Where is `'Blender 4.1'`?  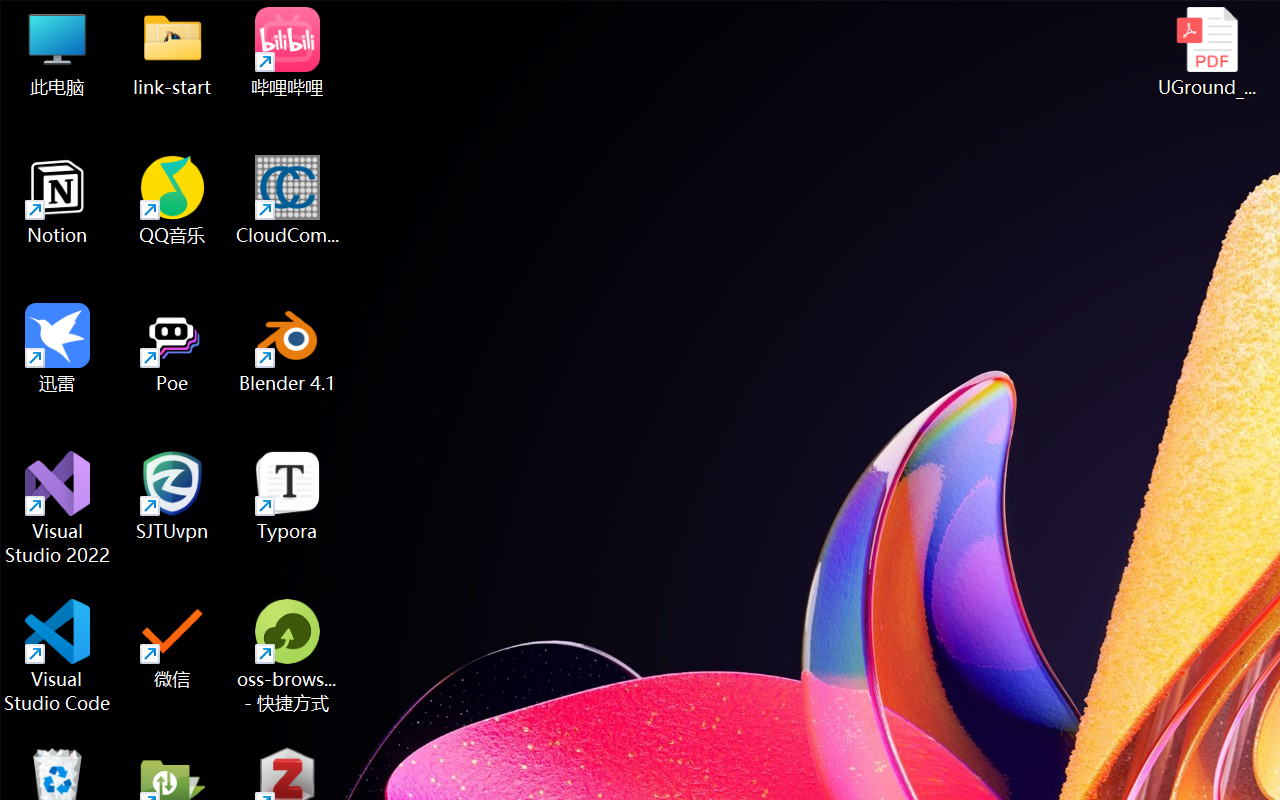 'Blender 4.1' is located at coordinates (287, 348).